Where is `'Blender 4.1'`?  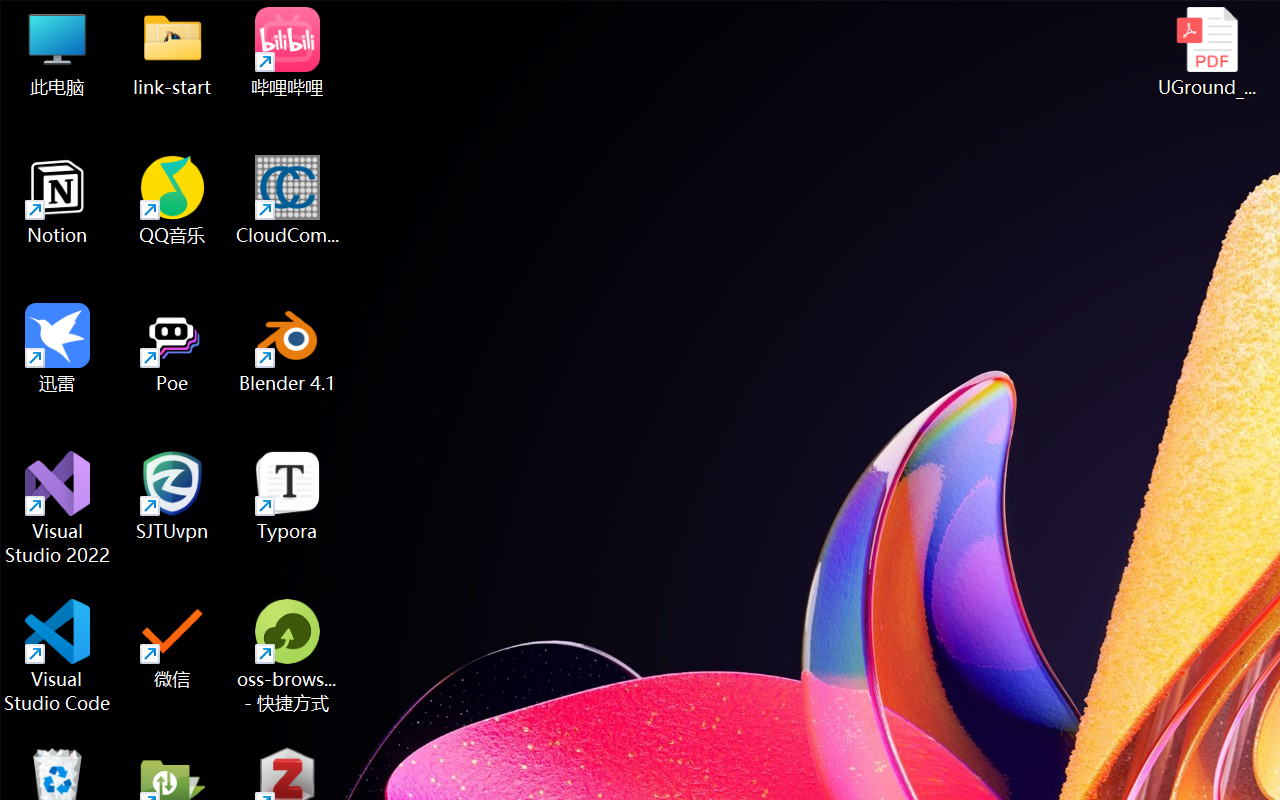 'Blender 4.1' is located at coordinates (287, 348).